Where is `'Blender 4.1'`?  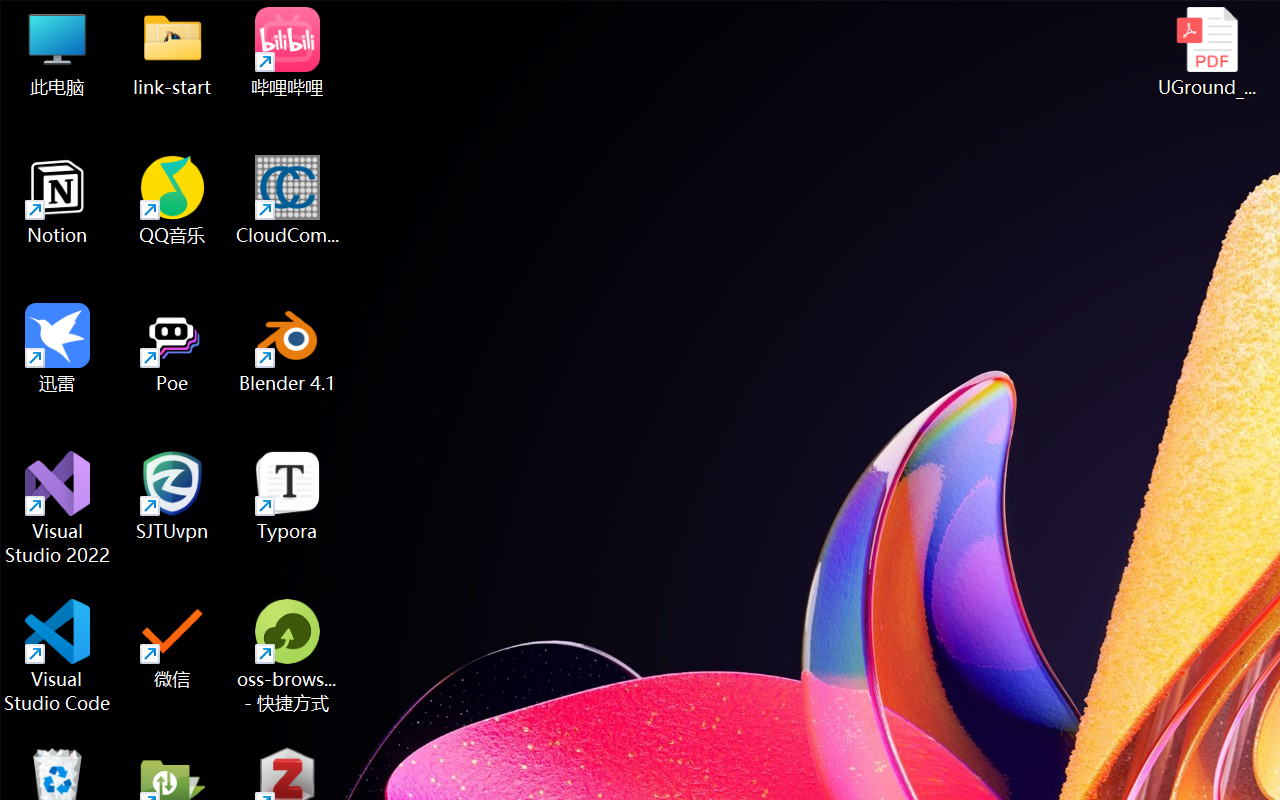 'Blender 4.1' is located at coordinates (287, 348).